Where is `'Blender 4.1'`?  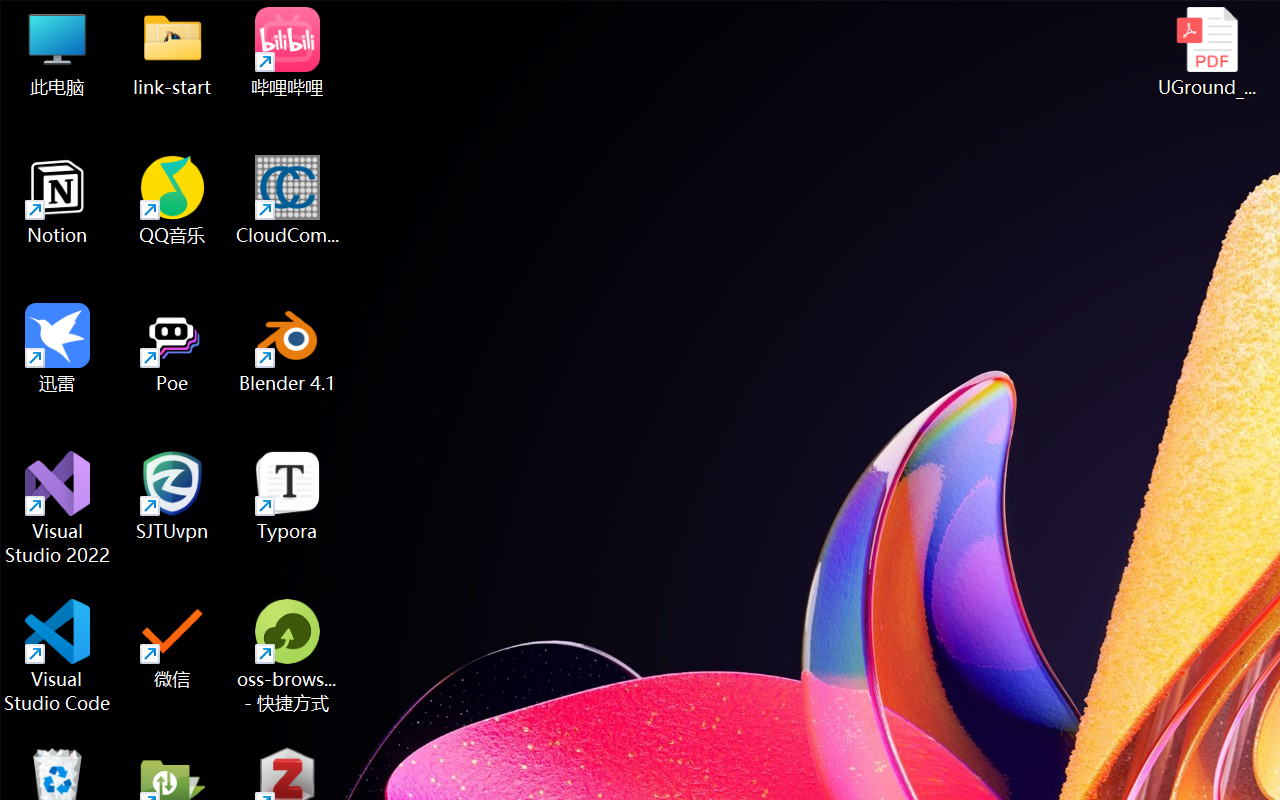 'Blender 4.1' is located at coordinates (287, 348).